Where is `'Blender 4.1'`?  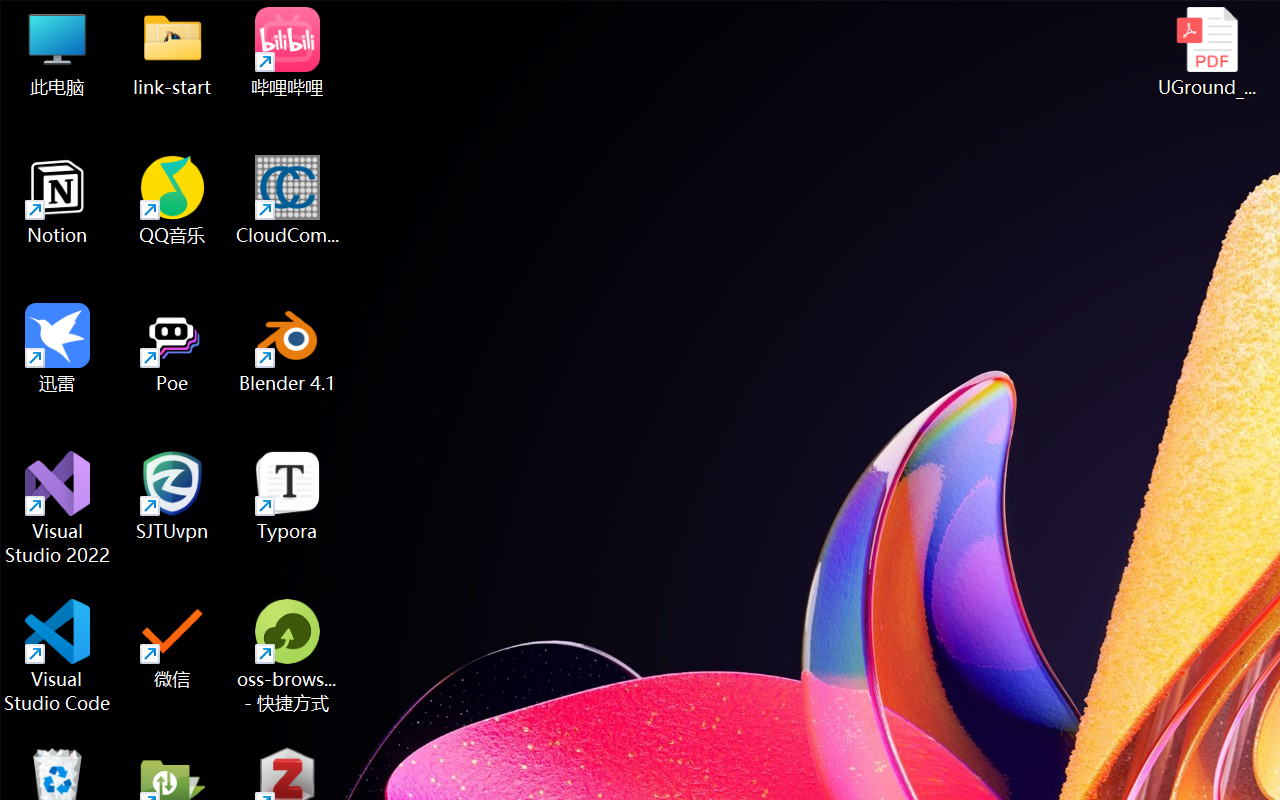 'Blender 4.1' is located at coordinates (287, 348).